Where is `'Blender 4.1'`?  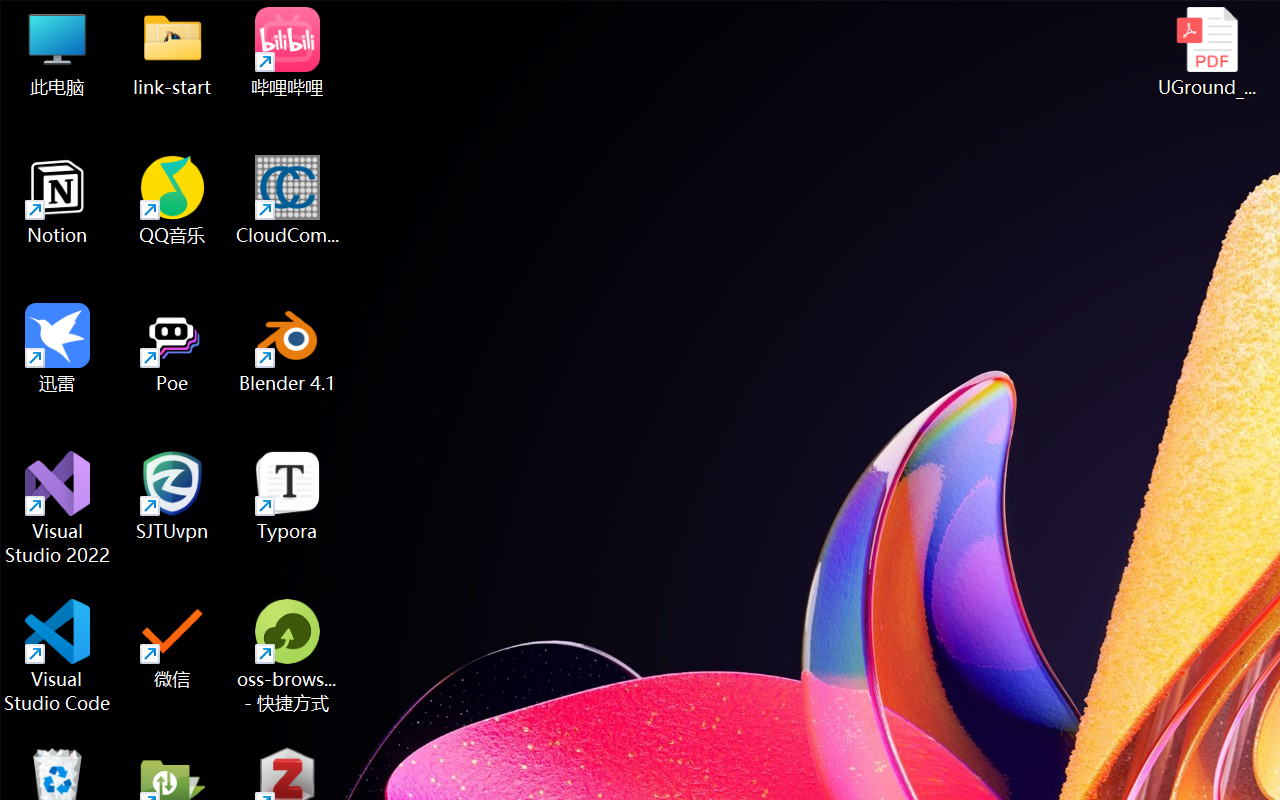 'Blender 4.1' is located at coordinates (287, 348).